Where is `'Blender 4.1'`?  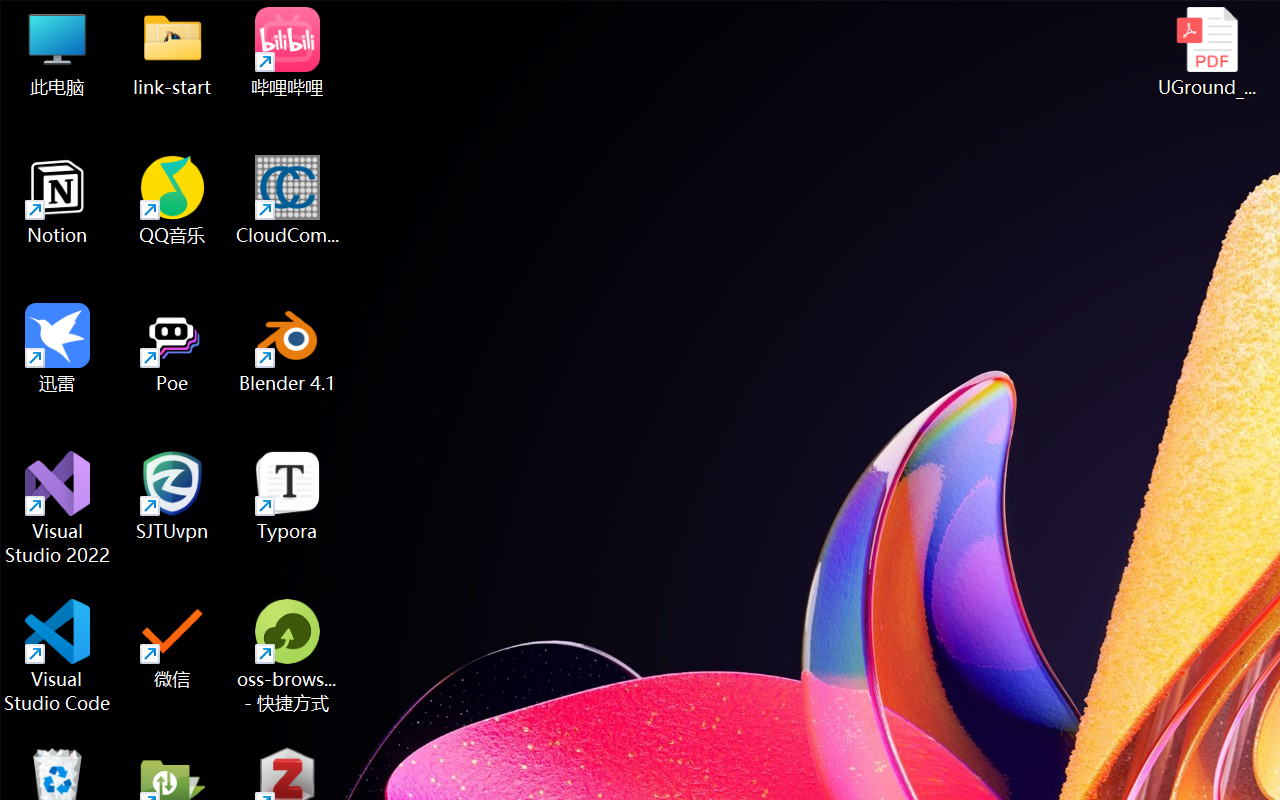 'Blender 4.1' is located at coordinates (287, 348).